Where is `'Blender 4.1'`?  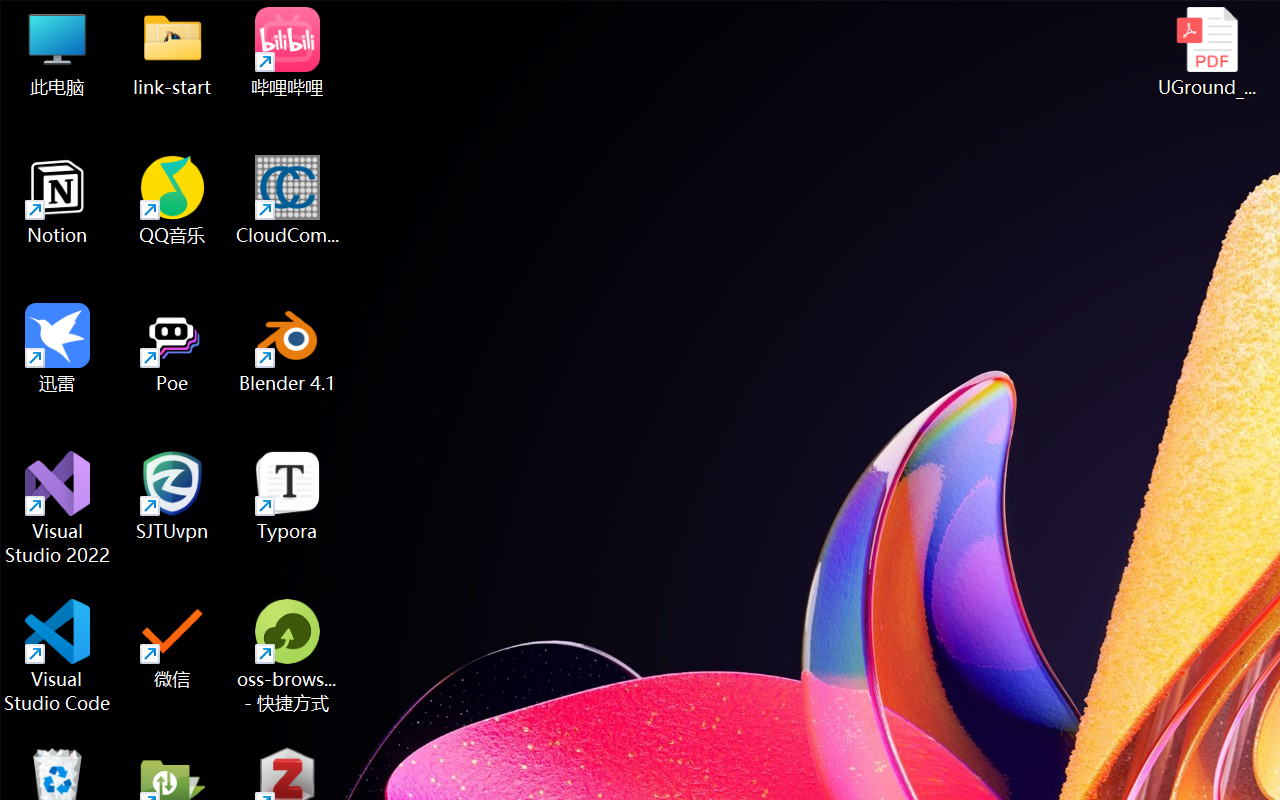 'Blender 4.1' is located at coordinates (287, 348).